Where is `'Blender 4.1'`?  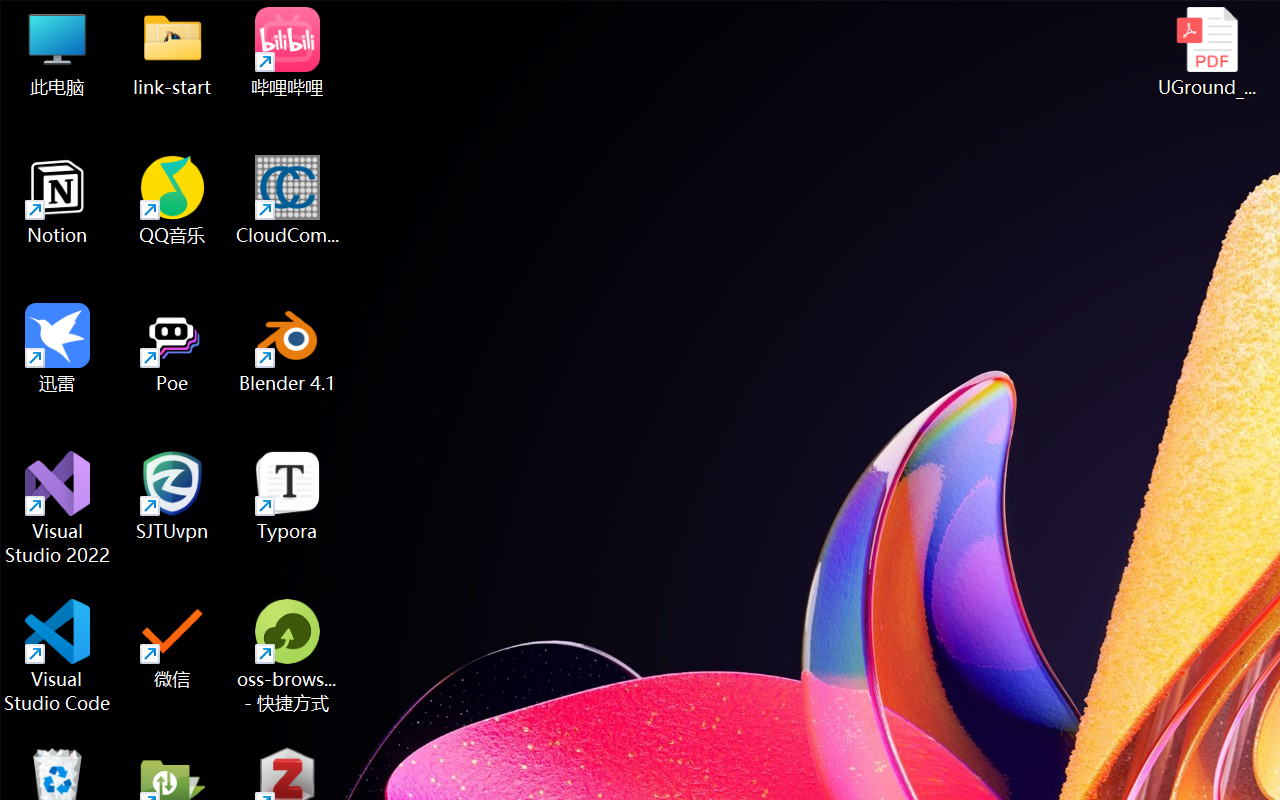 'Blender 4.1' is located at coordinates (287, 348).